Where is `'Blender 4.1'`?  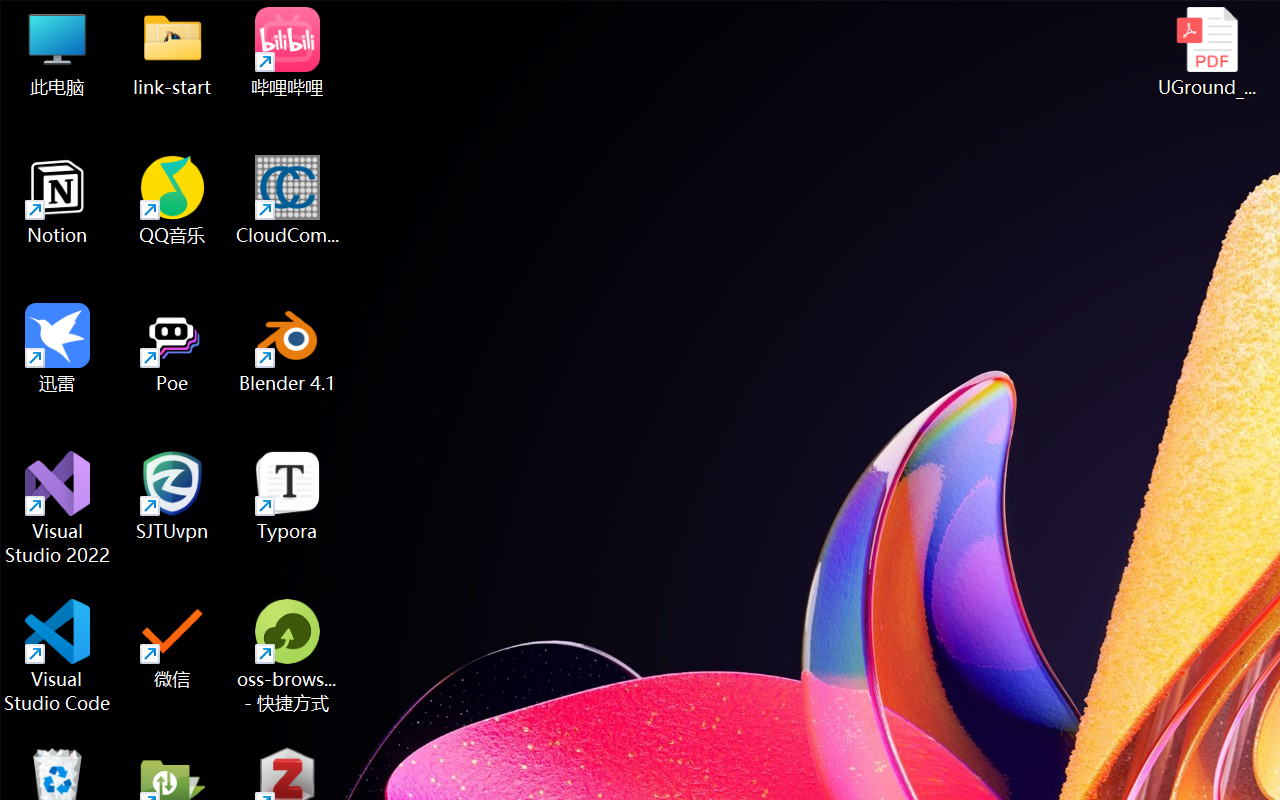 'Blender 4.1' is located at coordinates (287, 348).